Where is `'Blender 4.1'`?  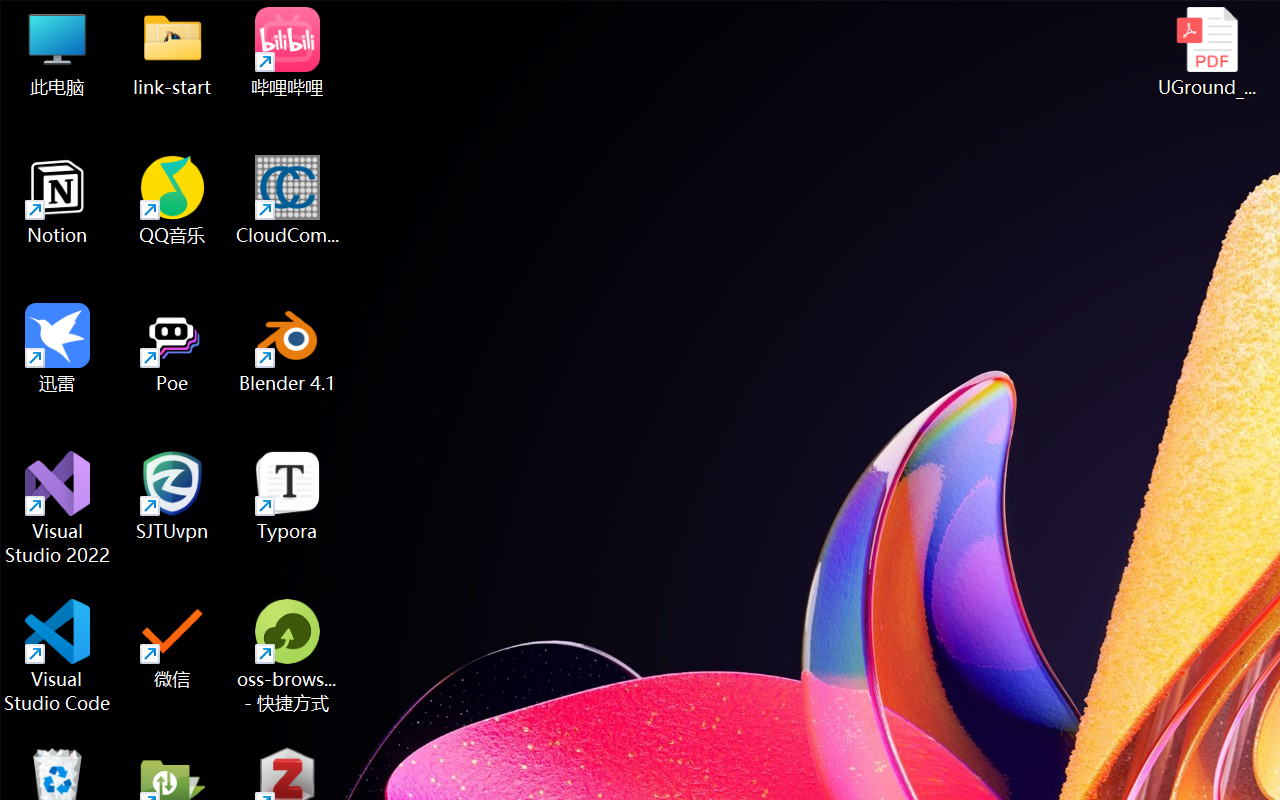 'Blender 4.1' is located at coordinates (287, 348).